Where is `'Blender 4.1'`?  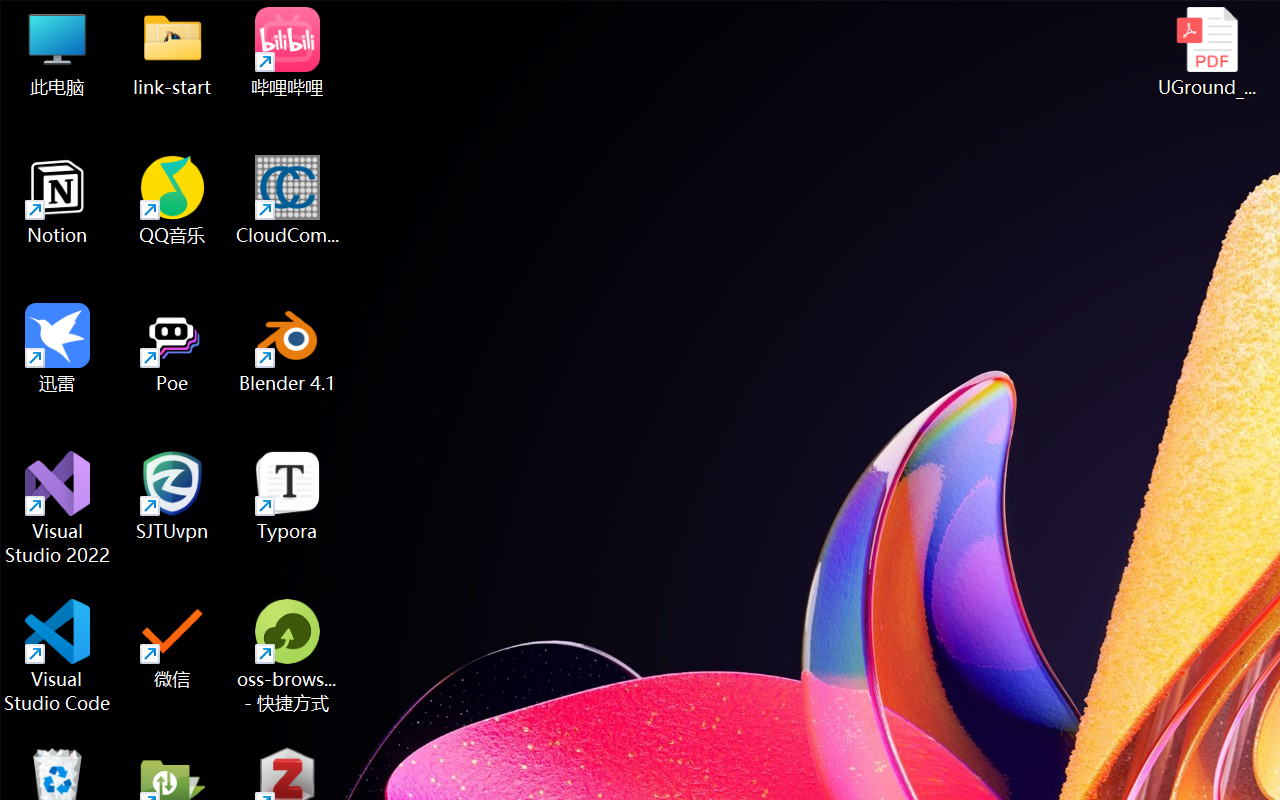 'Blender 4.1' is located at coordinates (287, 348).